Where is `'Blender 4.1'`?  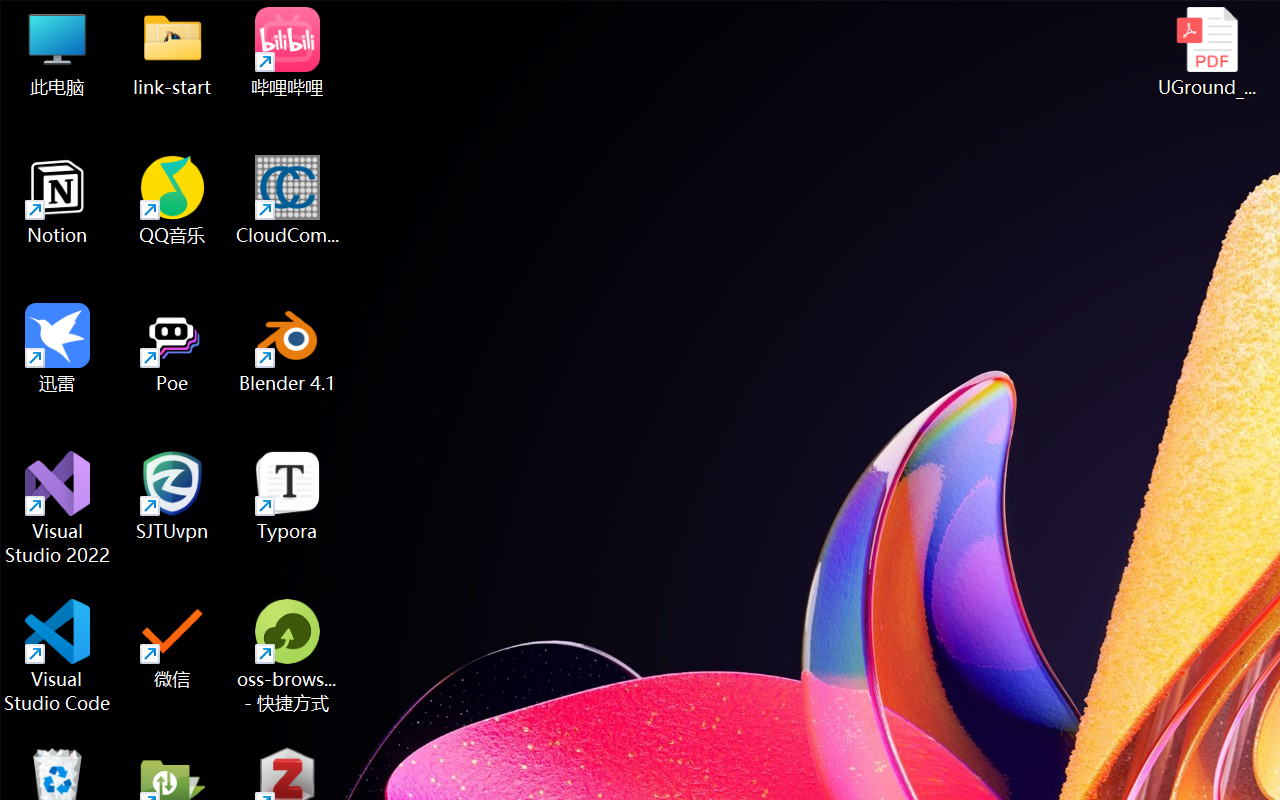 'Blender 4.1' is located at coordinates (287, 348).